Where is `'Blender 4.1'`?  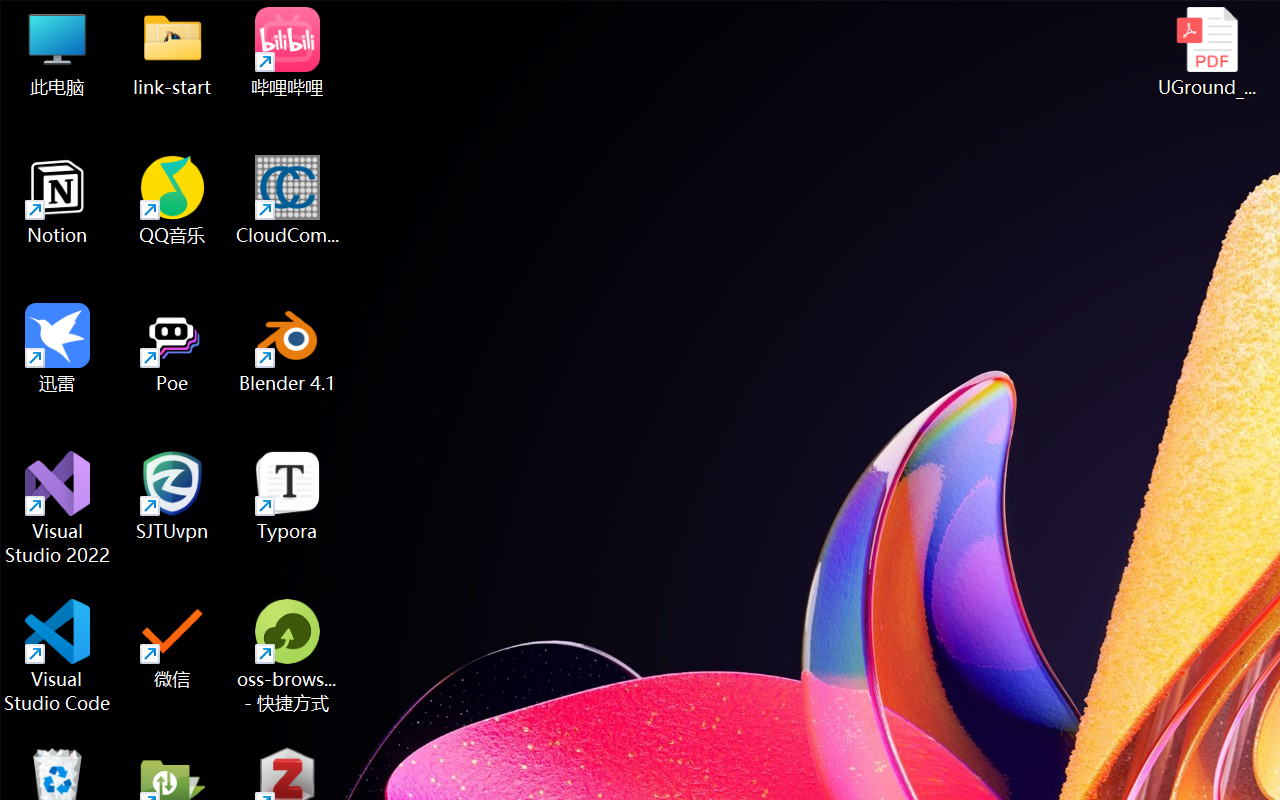 'Blender 4.1' is located at coordinates (287, 348).